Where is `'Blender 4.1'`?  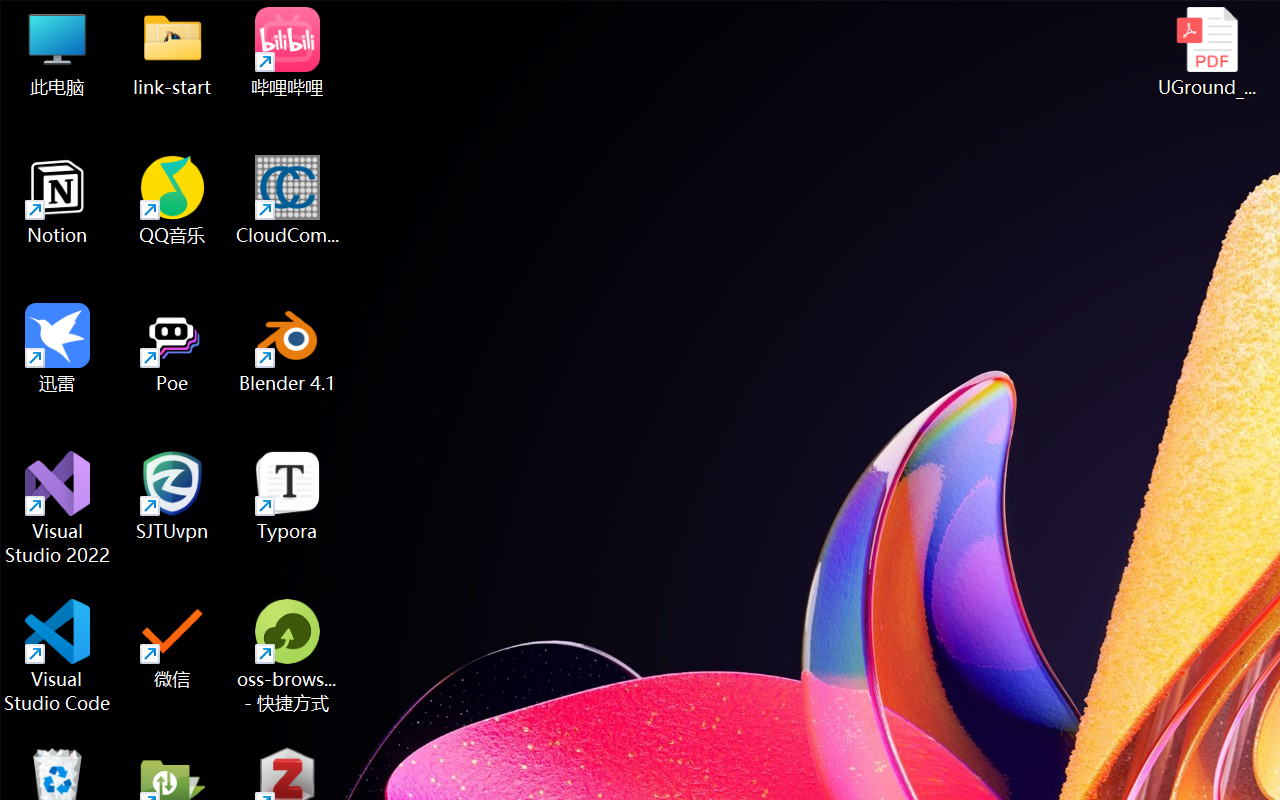 'Blender 4.1' is located at coordinates (287, 348).